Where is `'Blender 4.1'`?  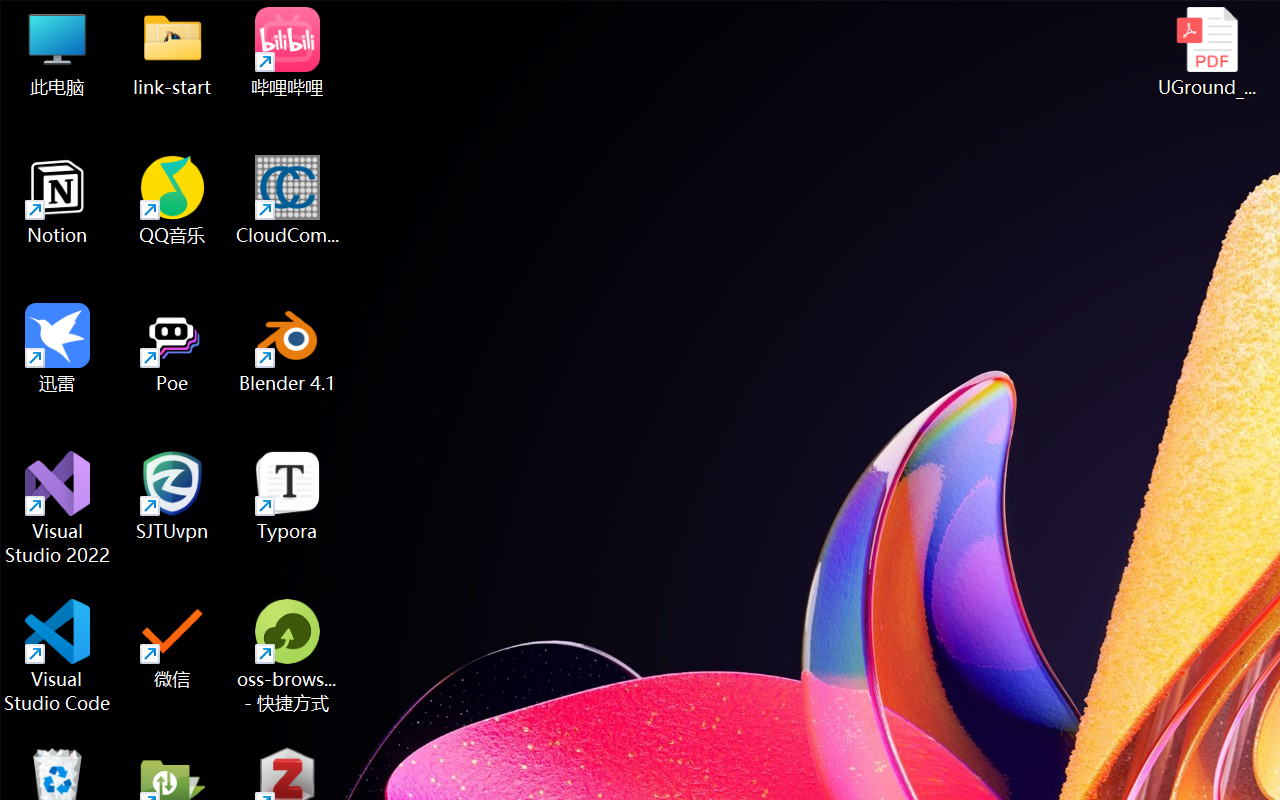 'Blender 4.1' is located at coordinates (287, 348).